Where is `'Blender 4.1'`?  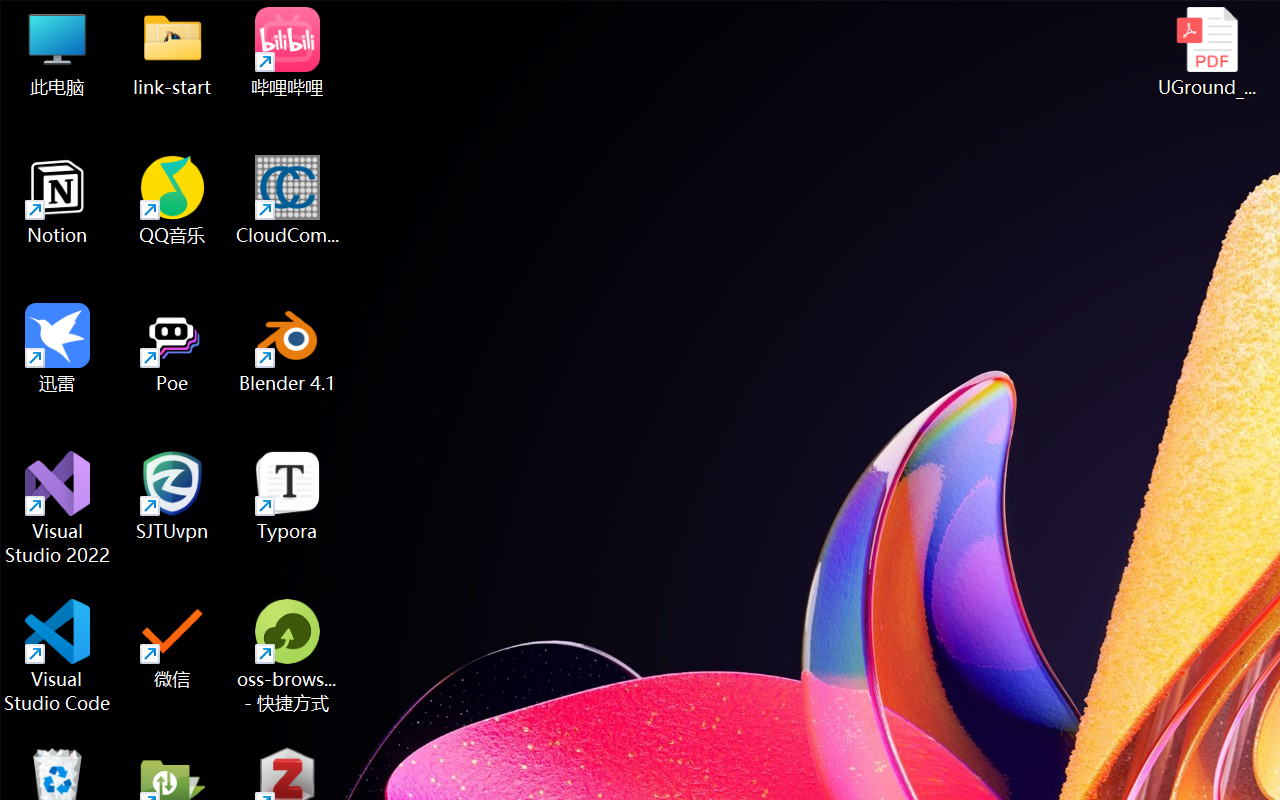 'Blender 4.1' is located at coordinates (287, 348).